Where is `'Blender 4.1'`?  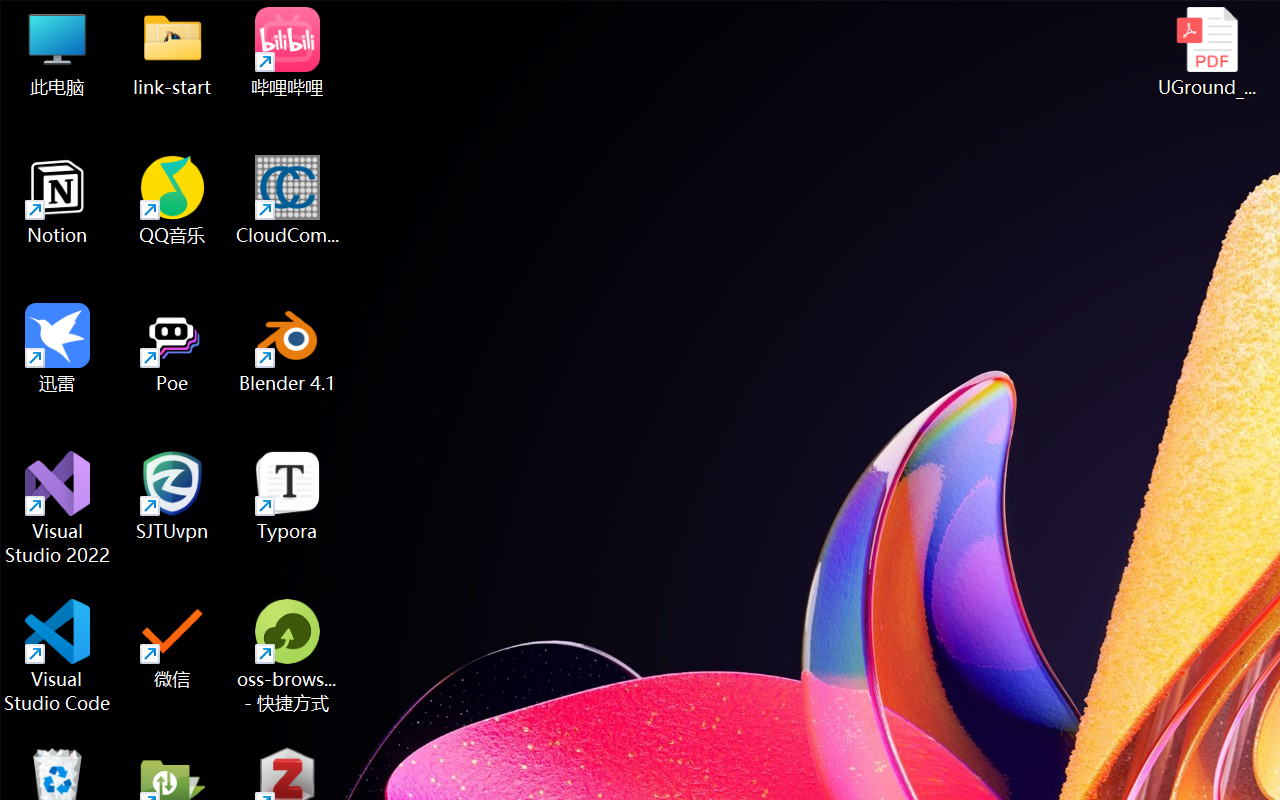 'Blender 4.1' is located at coordinates (287, 348).